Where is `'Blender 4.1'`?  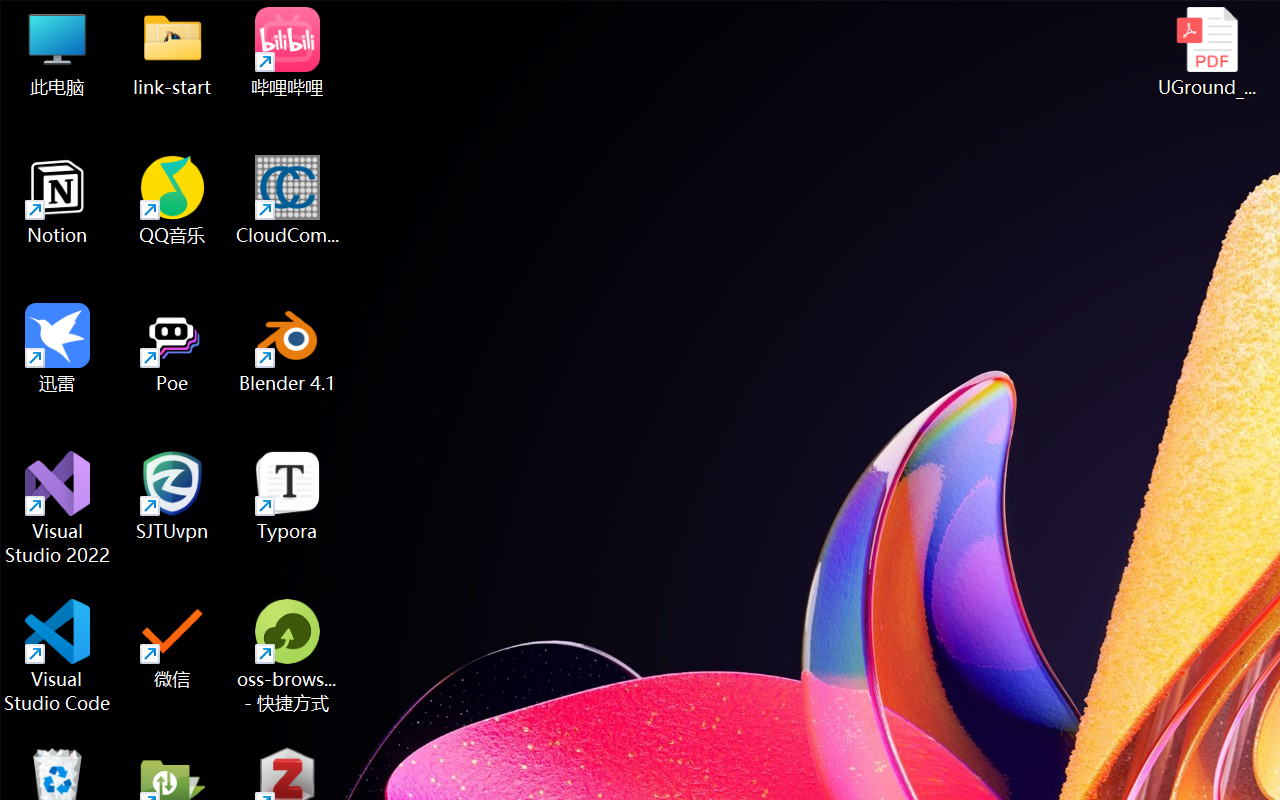 'Blender 4.1' is located at coordinates (287, 348).